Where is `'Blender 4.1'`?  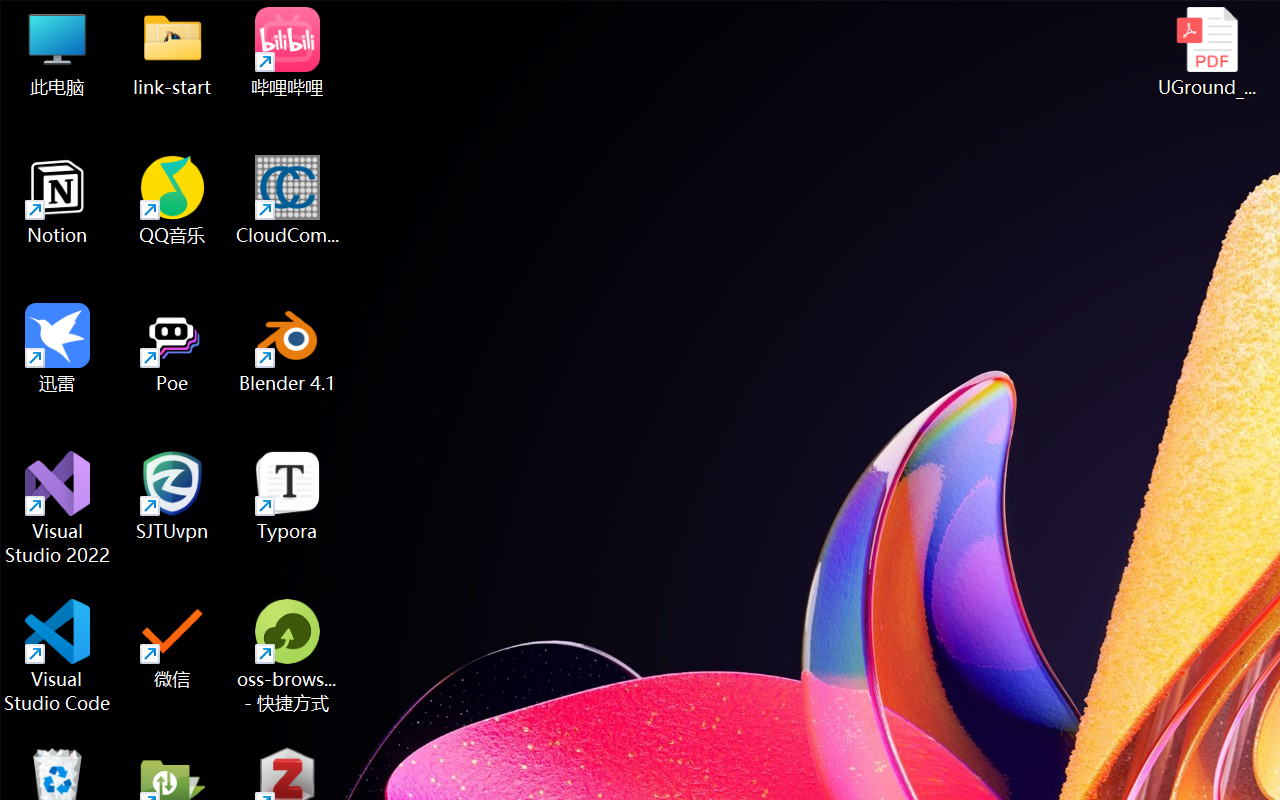 'Blender 4.1' is located at coordinates (287, 348).